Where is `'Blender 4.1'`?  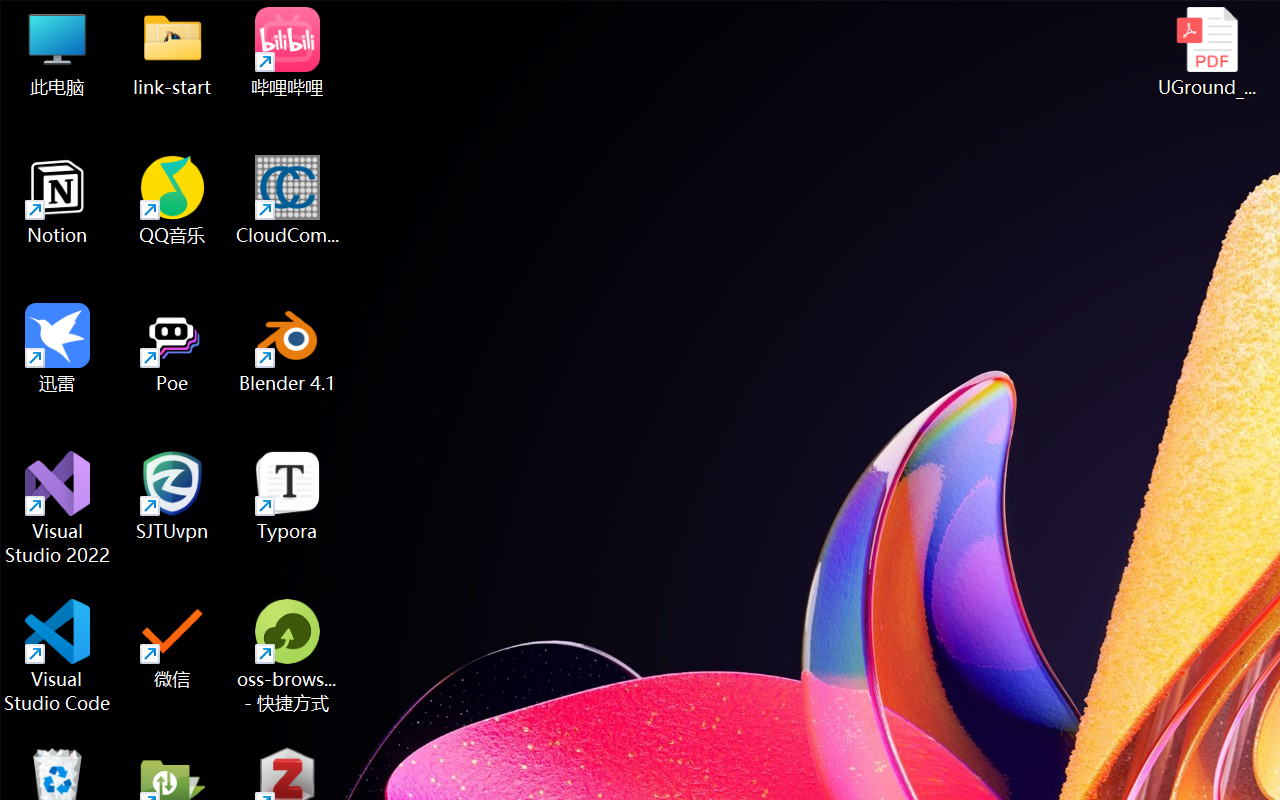 'Blender 4.1' is located at coordinates (287, 348).